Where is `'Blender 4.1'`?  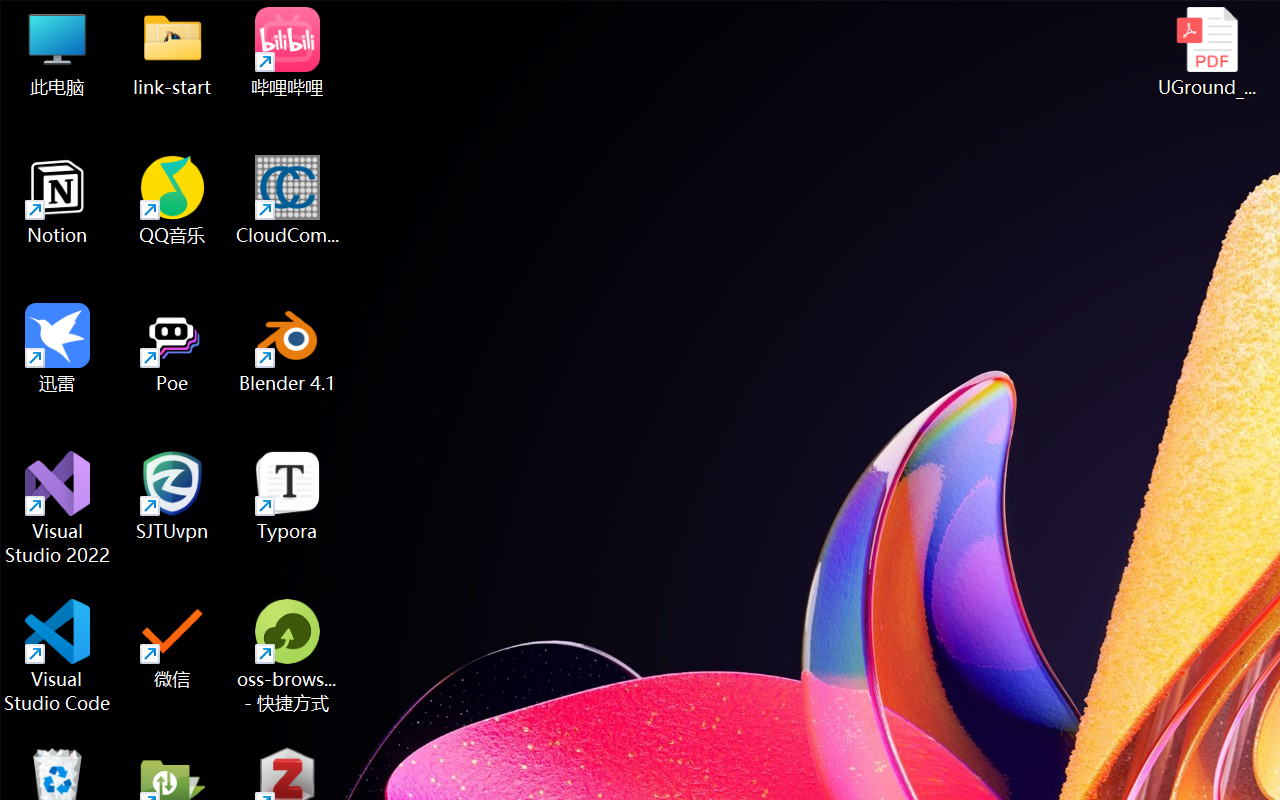 'Blender 4.1' is located at coordinates (287, 348).